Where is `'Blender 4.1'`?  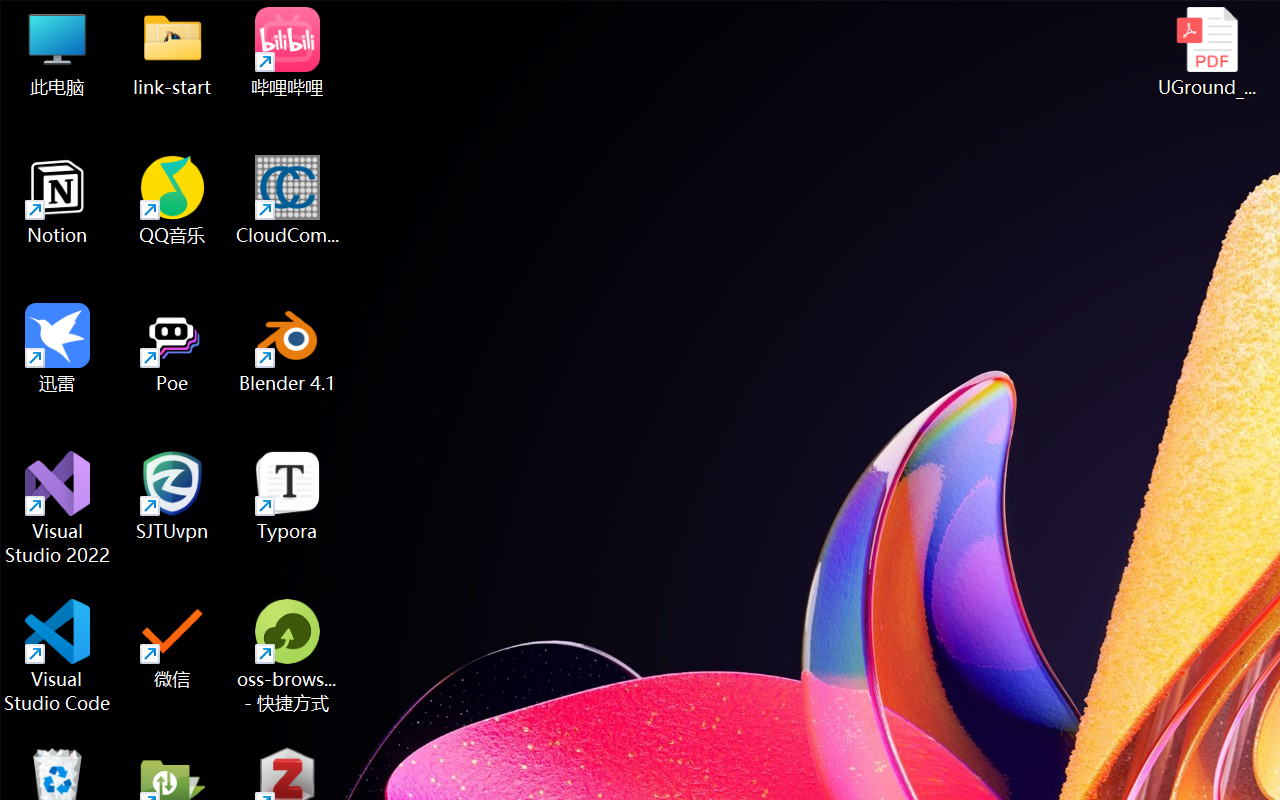 'Blender 4.1' is located at coordinates (287, 348).